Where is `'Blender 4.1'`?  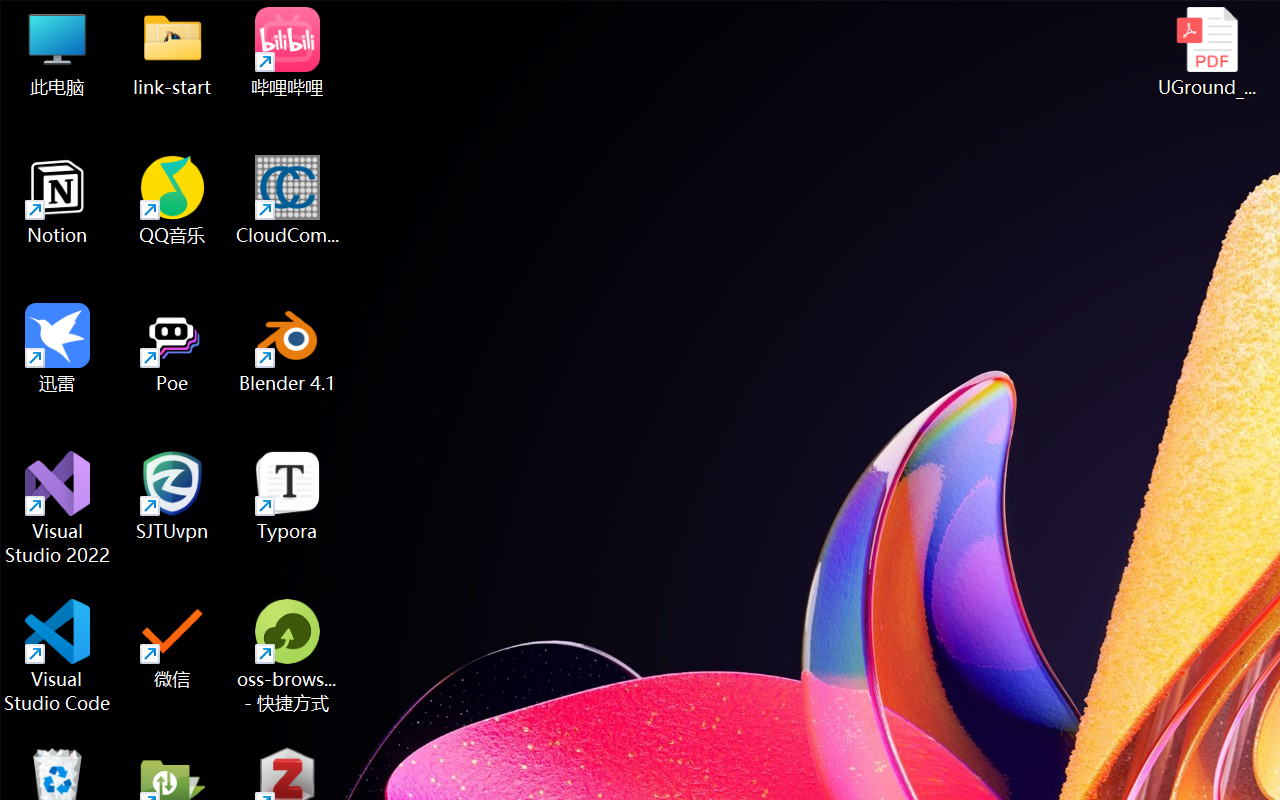 'Blender 4.1' is located at coordinates (287, 348).